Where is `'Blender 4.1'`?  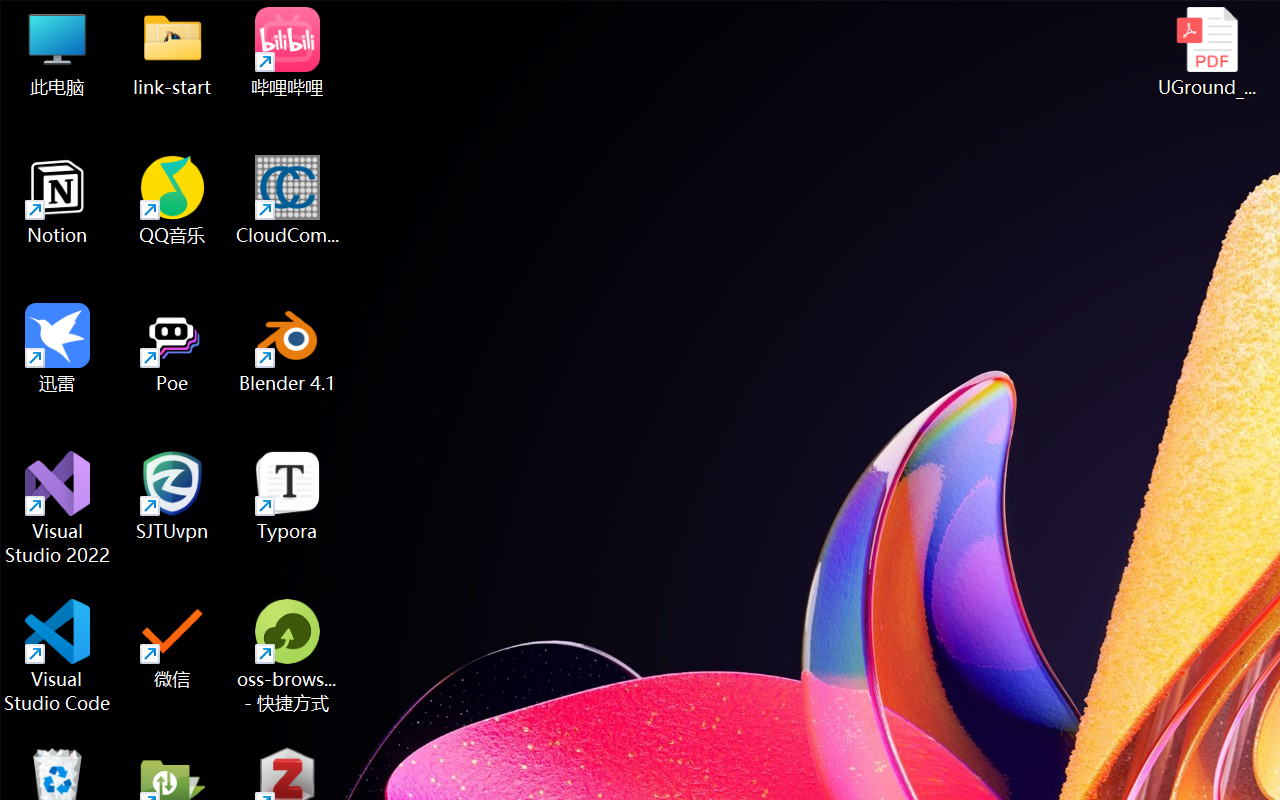 'Blender 4.1' is located at coordinates (287, 348).